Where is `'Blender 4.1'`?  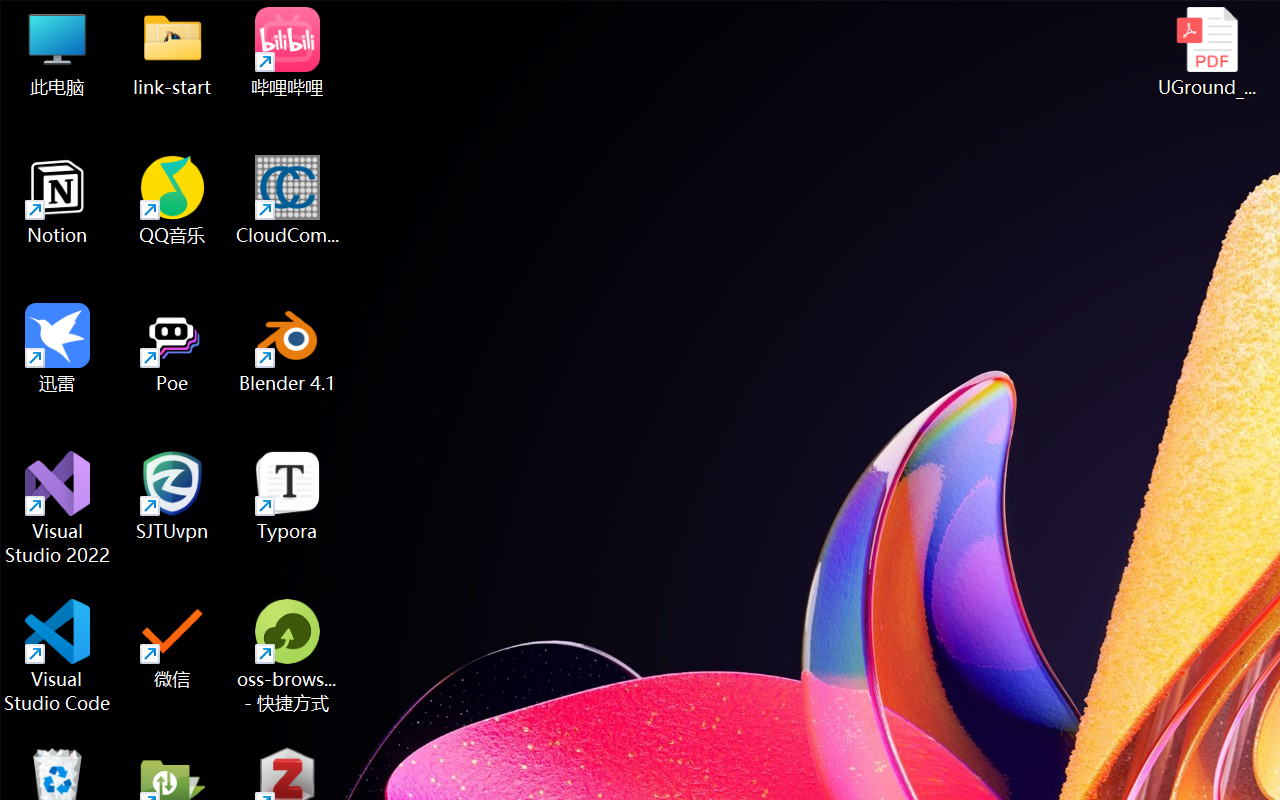 'Blender 4.1' is located at coordinates (287, 348).